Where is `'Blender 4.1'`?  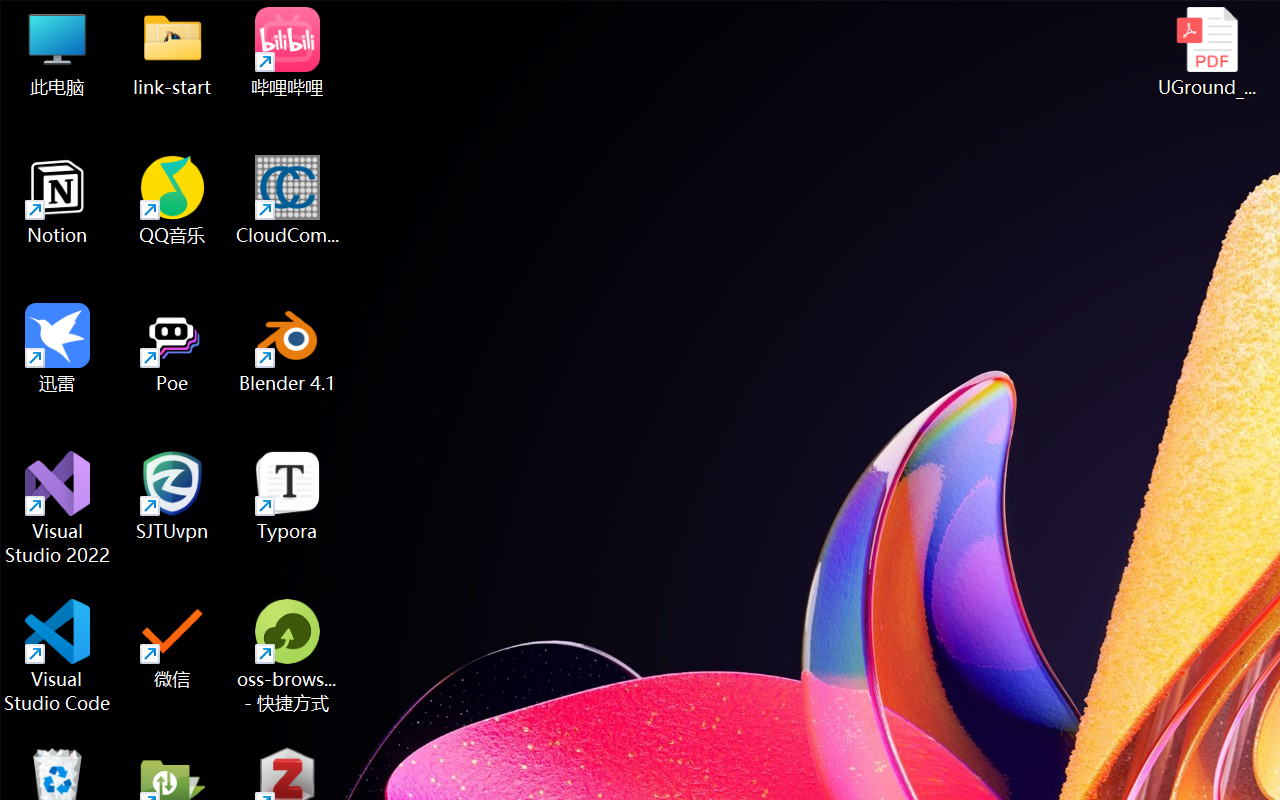 'Blender 4.1' is located at coordinates (287, 348).